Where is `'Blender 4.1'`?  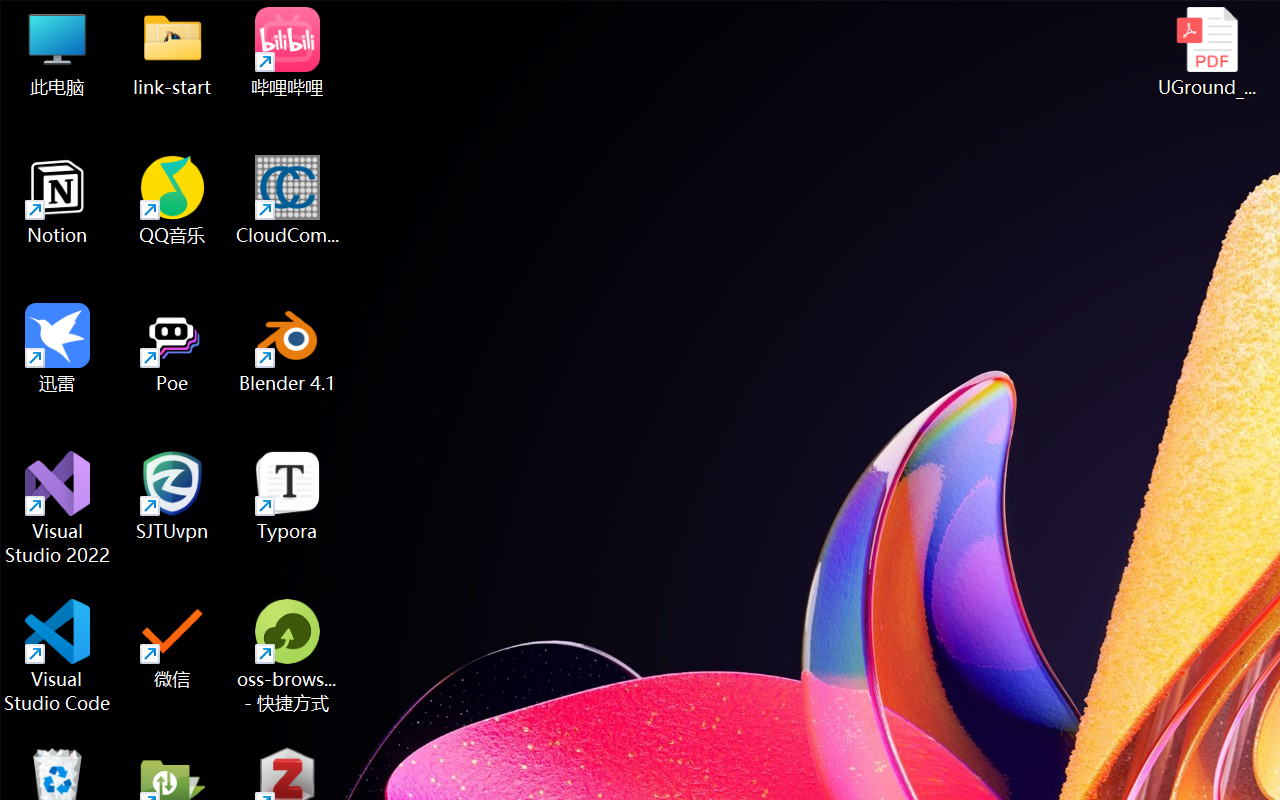 'Blender 4.1' is located at coordinates (287, 348).